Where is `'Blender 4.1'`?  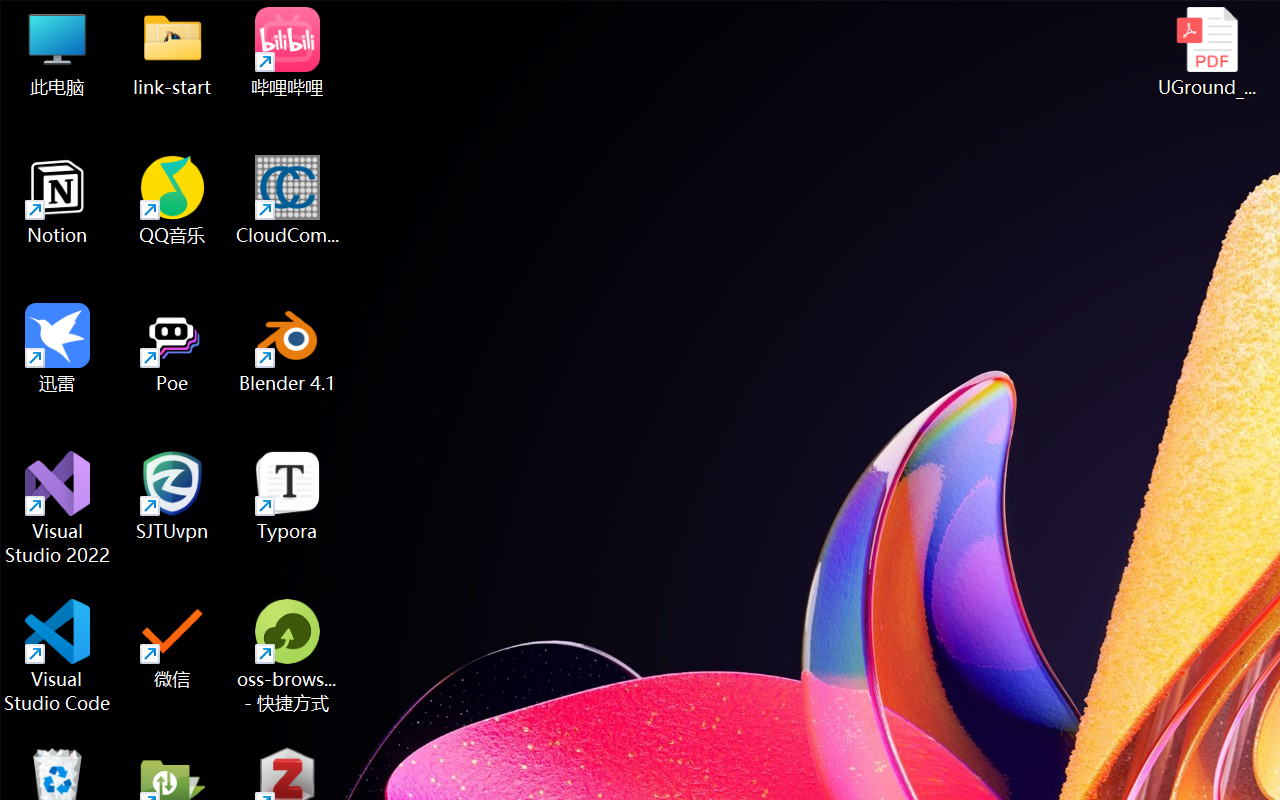 'Blender 4.1' is located at coordinates (287, 348).